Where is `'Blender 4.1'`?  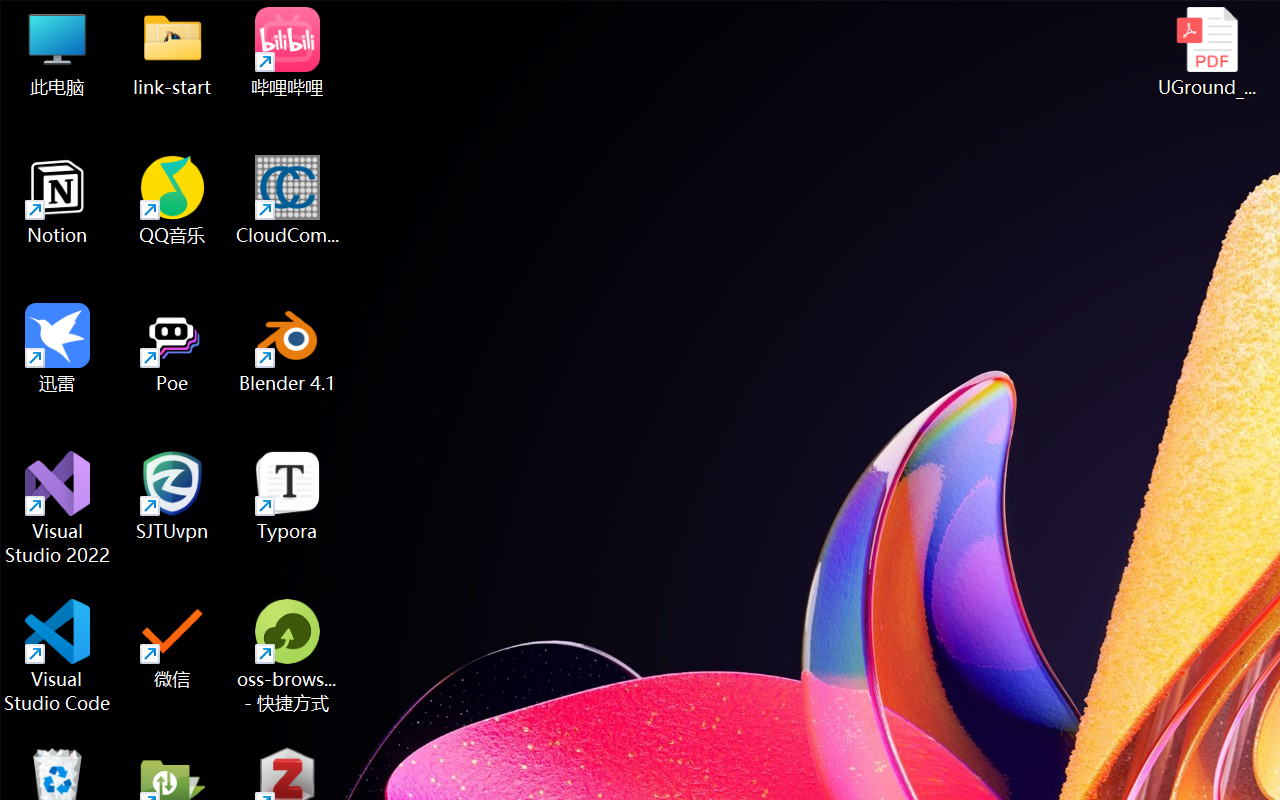 'Blender 4.1' is located at coordinates (287, 348).